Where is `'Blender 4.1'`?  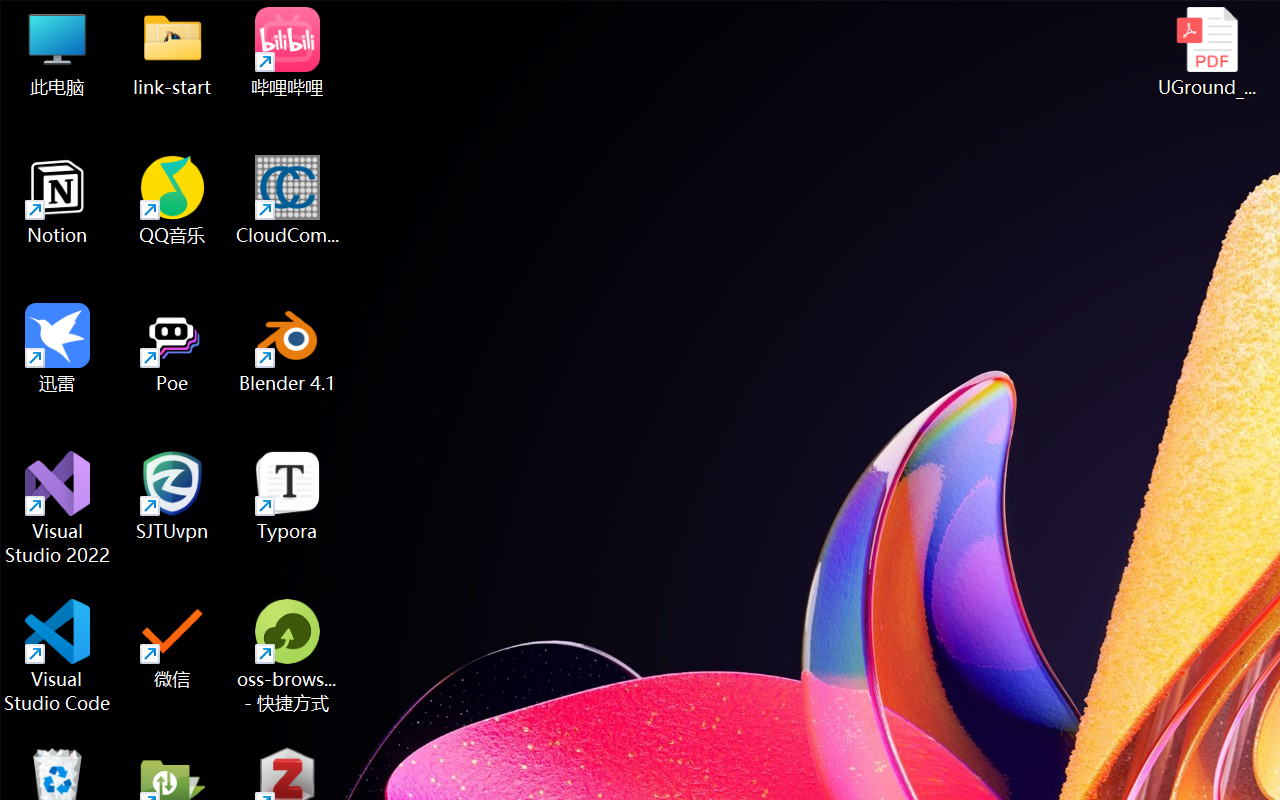 'Blender 4.1' is located at coordinates (287, 348).